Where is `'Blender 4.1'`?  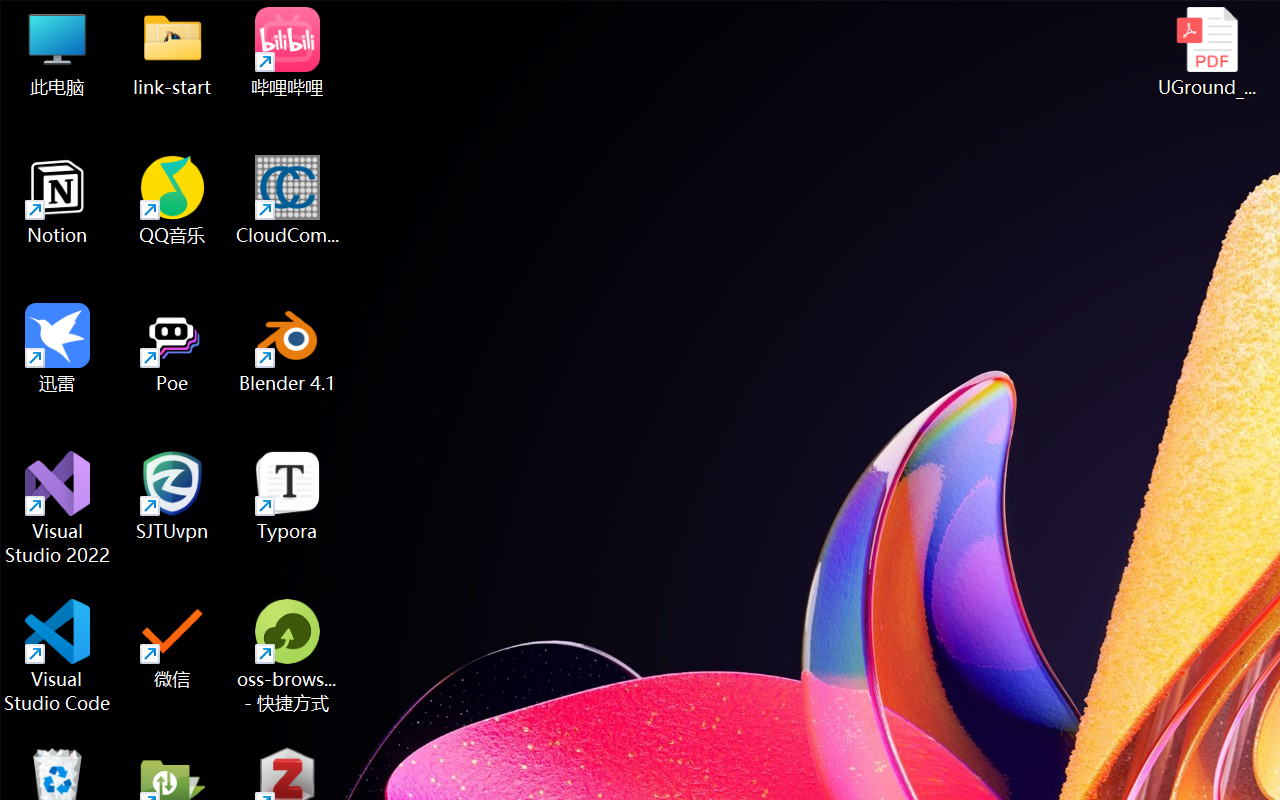 'Blender 4.1' is located at coordinates (287, 348).